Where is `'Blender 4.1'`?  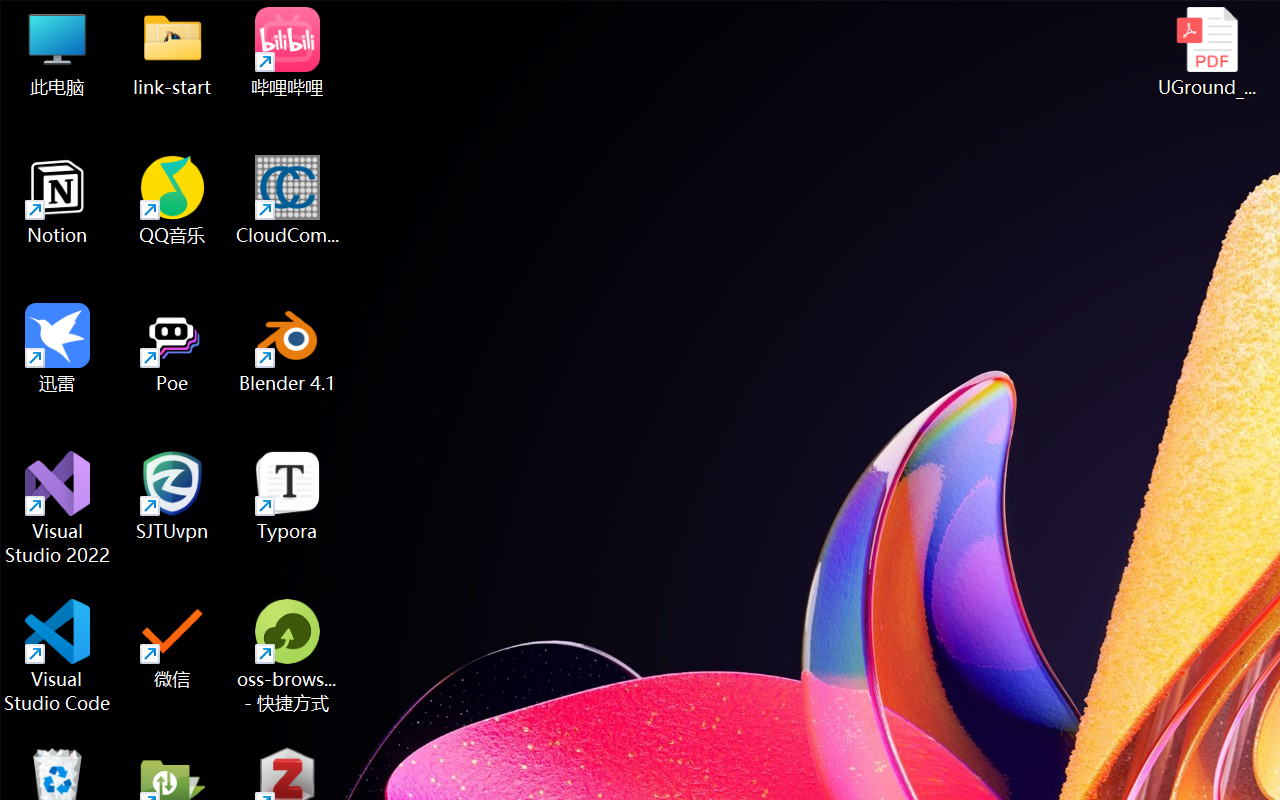 'Blender 4.1' is located at coordinates (287, 348).